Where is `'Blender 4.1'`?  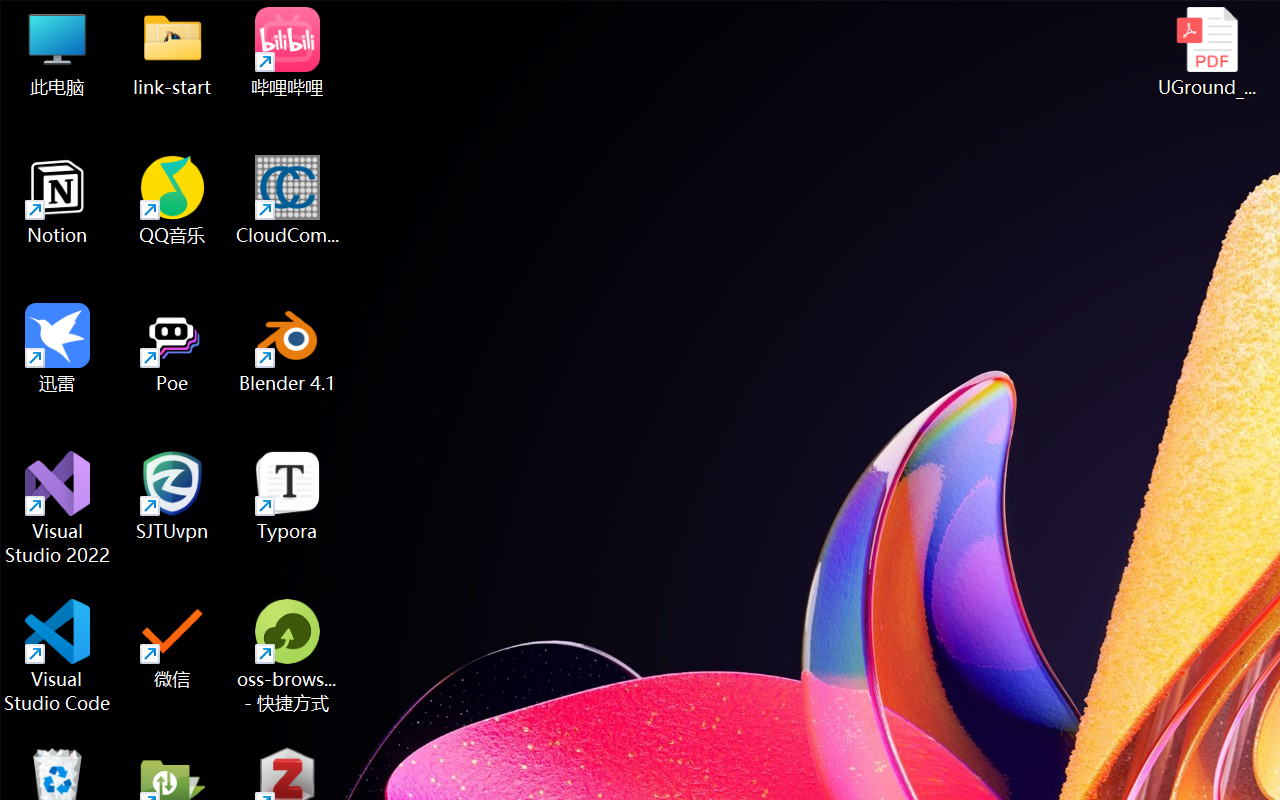 'Blender 4.1' is located at coordinates (287, 348).